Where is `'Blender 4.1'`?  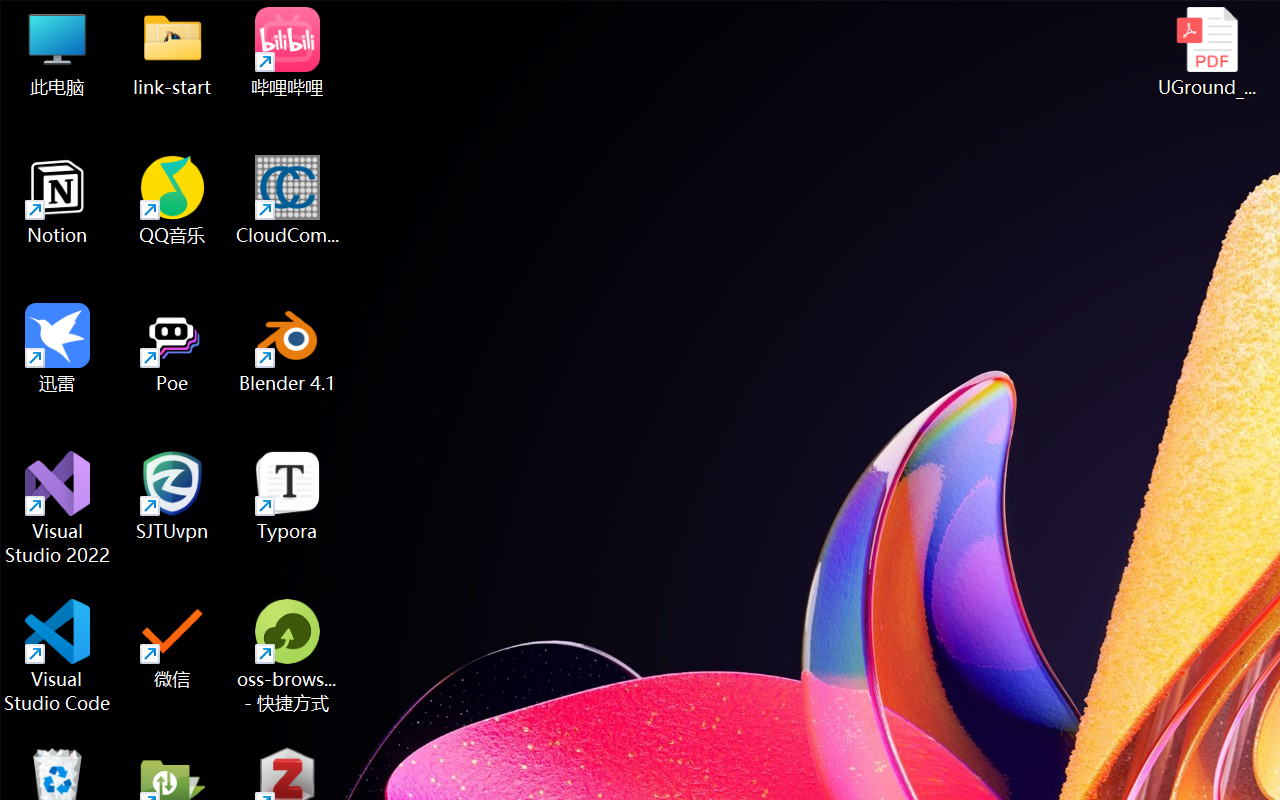 'Blender 4.1' is located at coordinates (287, 348).